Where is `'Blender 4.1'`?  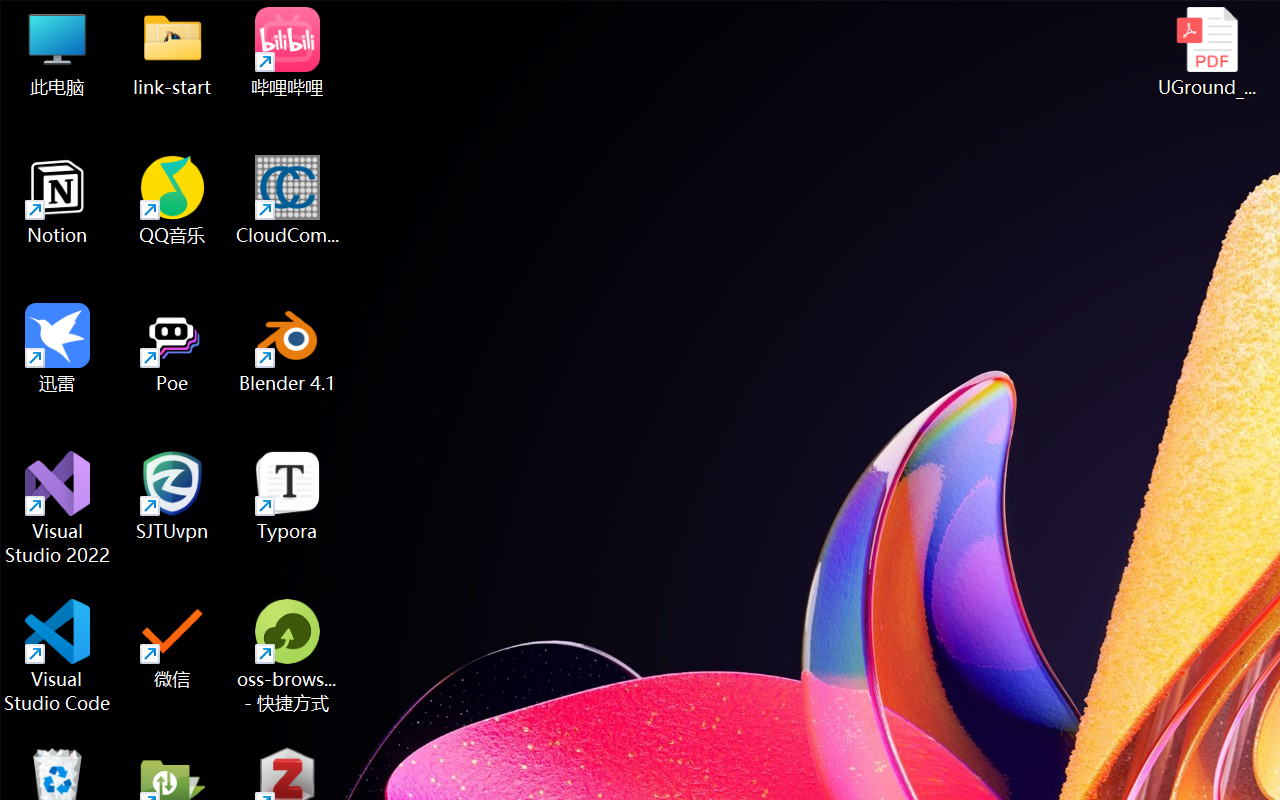 'Blender 4.1' is located at coordinates (287, 348).